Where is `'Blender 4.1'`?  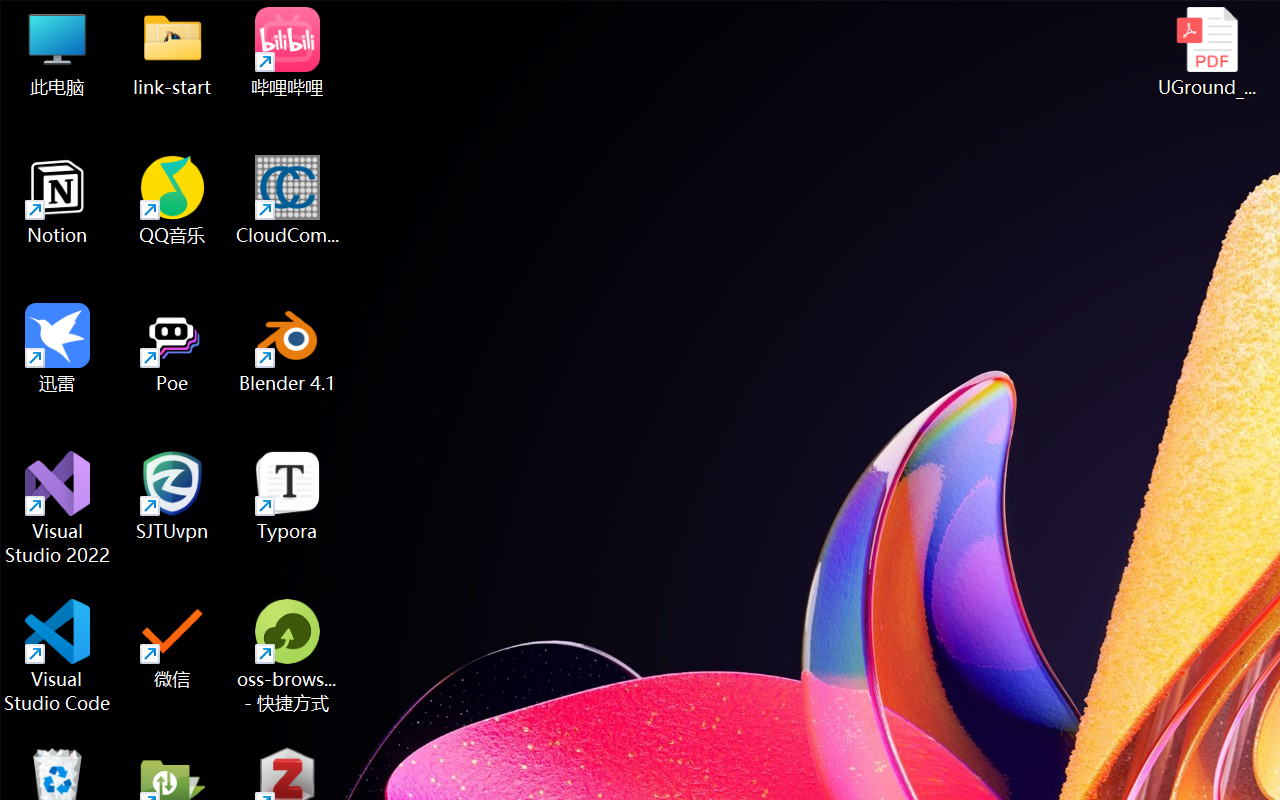 'Blender 4.1' is located at coordinates (287, 348).